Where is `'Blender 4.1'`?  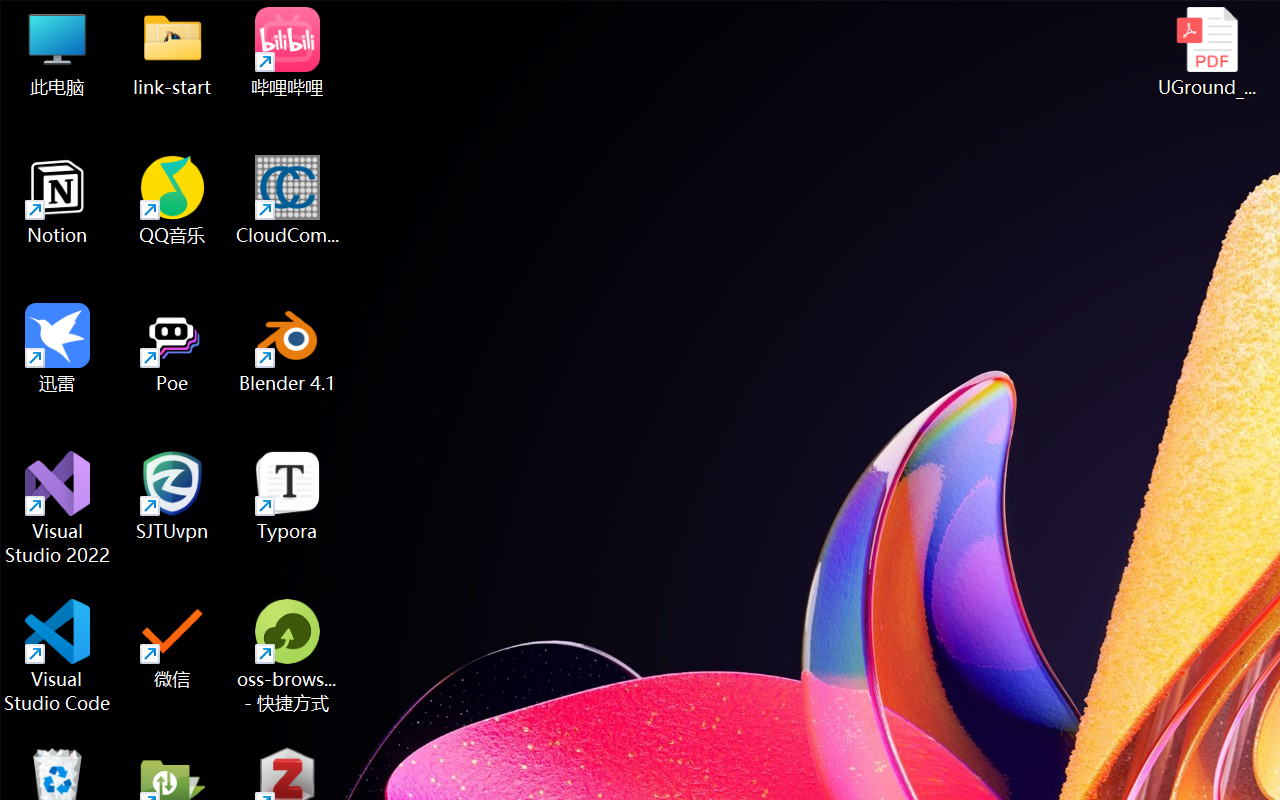 'Blender 4.1' is located at coordinates (287, 348).